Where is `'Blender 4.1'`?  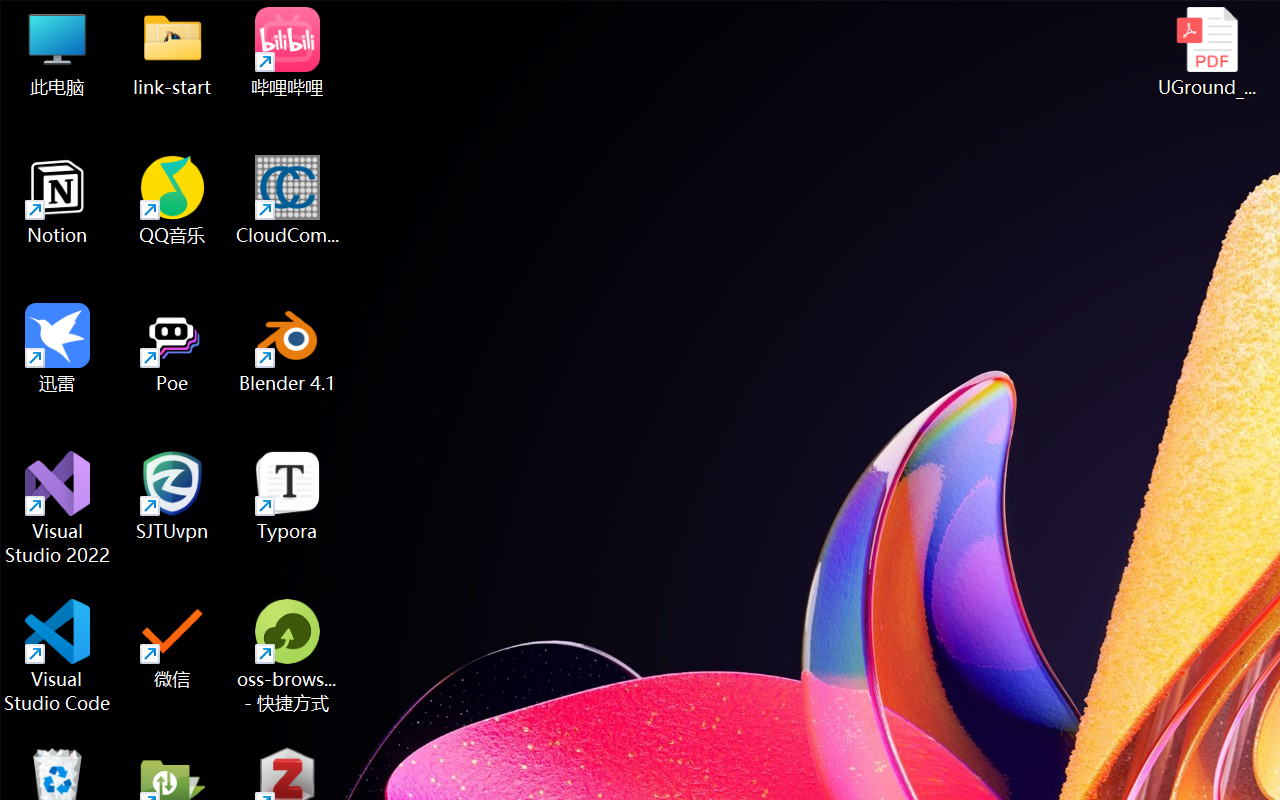 'Blender 4.1' is located at coordinates (287, 348).